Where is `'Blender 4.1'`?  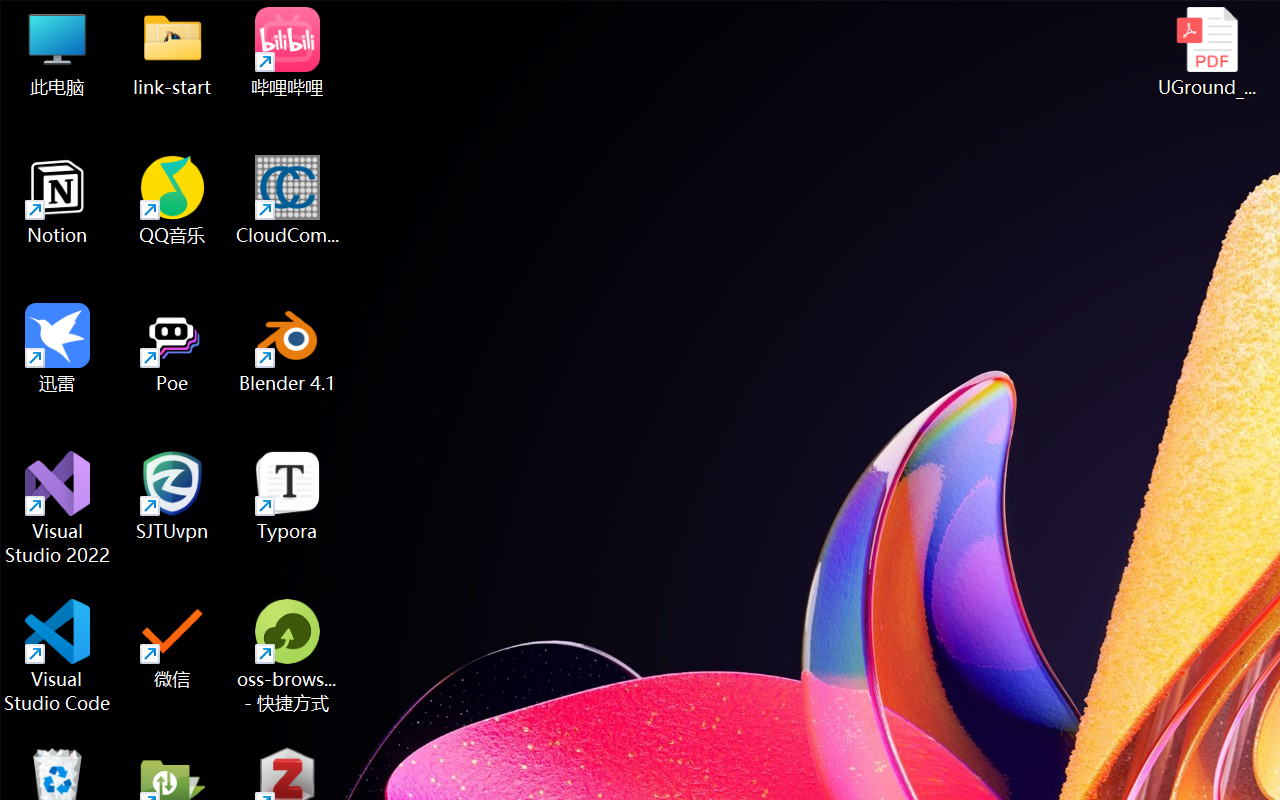 'Blender 4.1' is located at coordinates (287, 348).